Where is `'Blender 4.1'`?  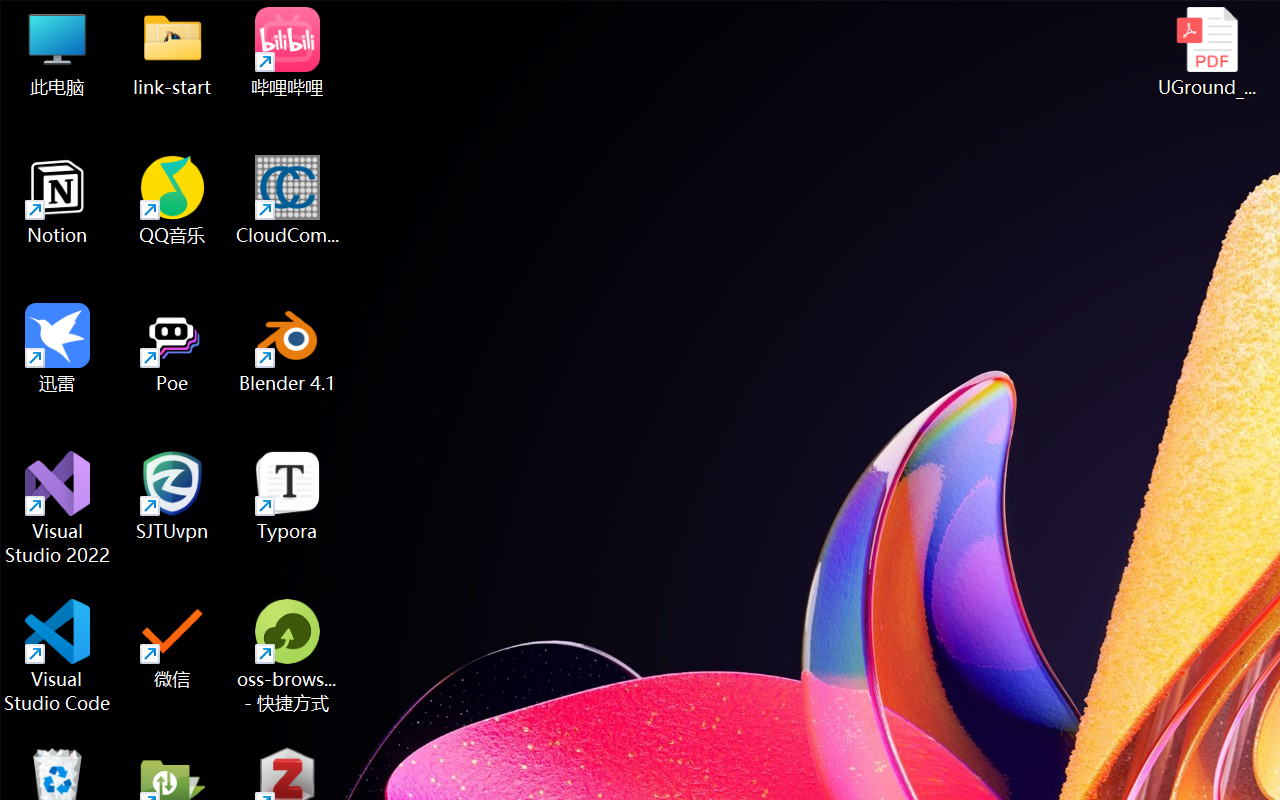 'Blender 4.1' is located at coordinates (287, 348).